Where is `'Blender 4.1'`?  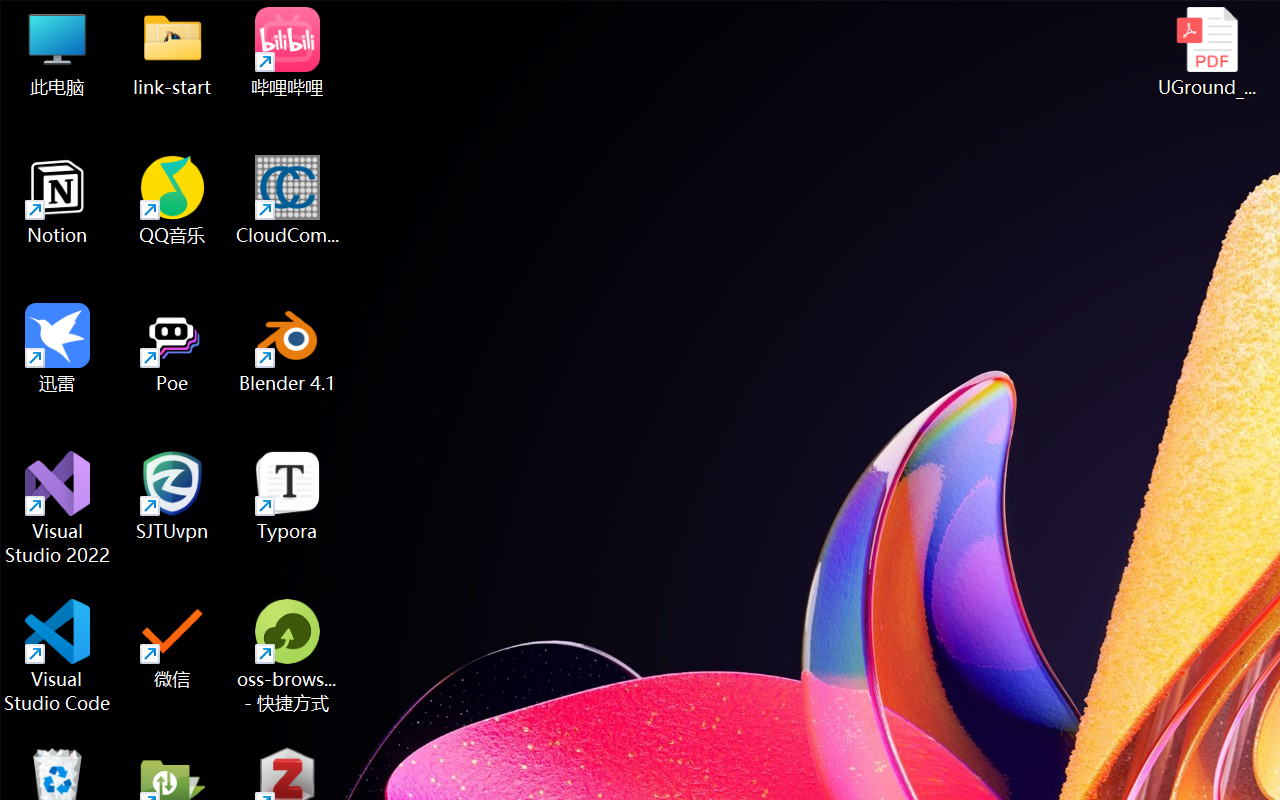 'Blender 4.1' is located at coordinates (287, 348).